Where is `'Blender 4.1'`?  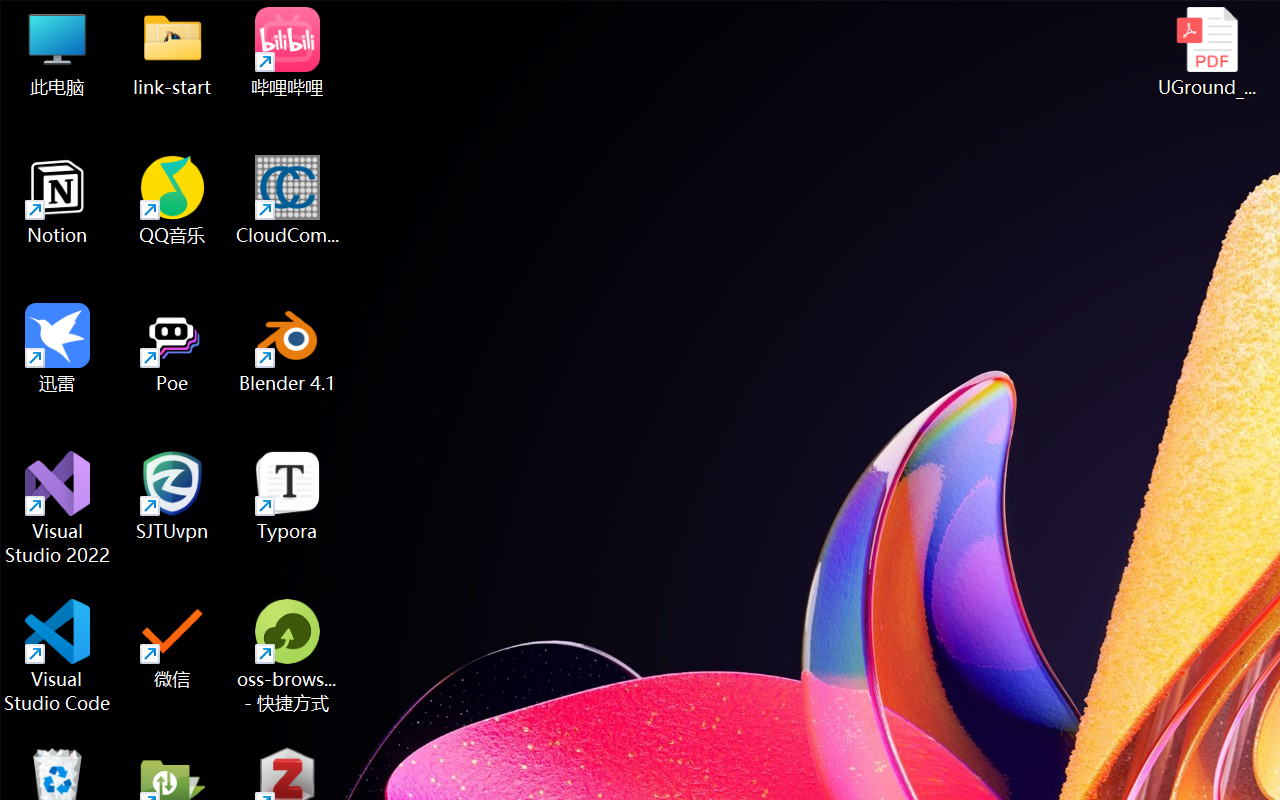 'Blender 4.1' is located at coordinates (287, 348).